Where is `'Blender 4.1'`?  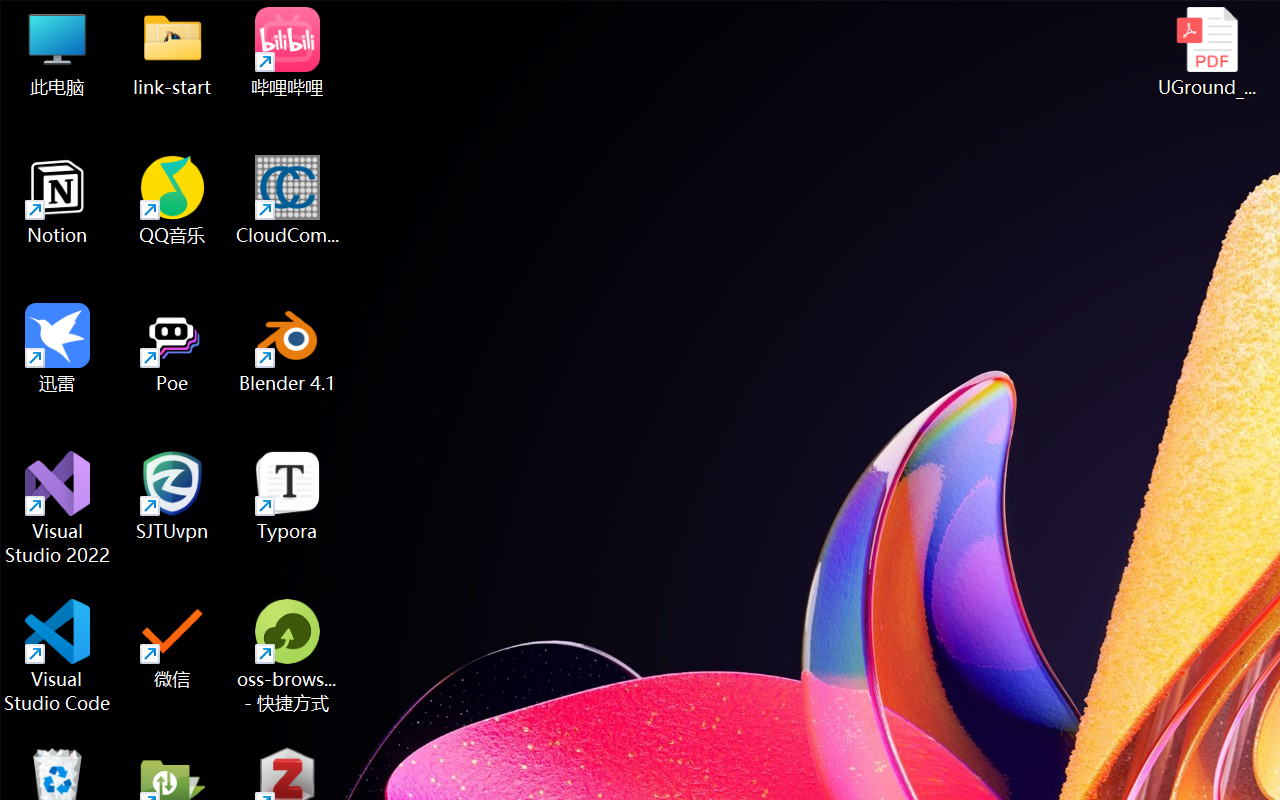 'Blender 4.1' is located at coordinates (287, 348).